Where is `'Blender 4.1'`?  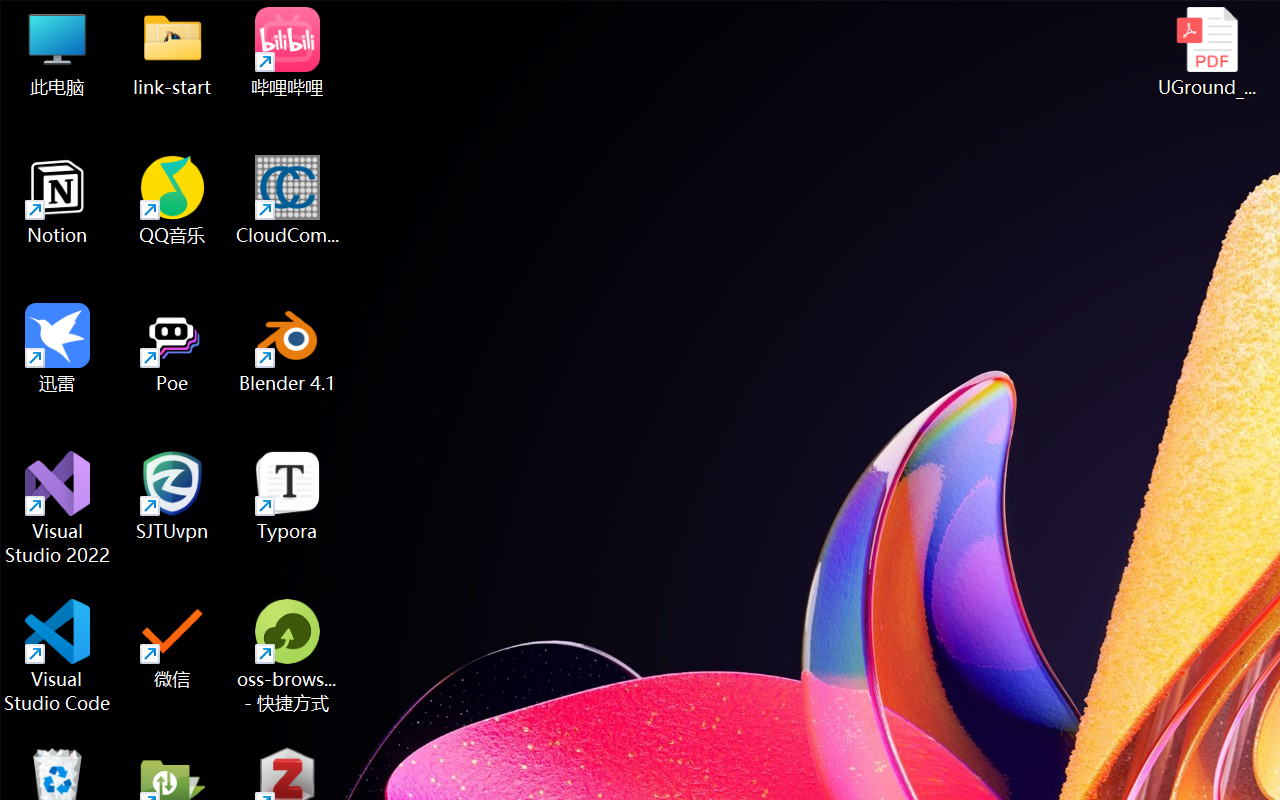 'Blender 4.1' is located at coordinates (287, 348).